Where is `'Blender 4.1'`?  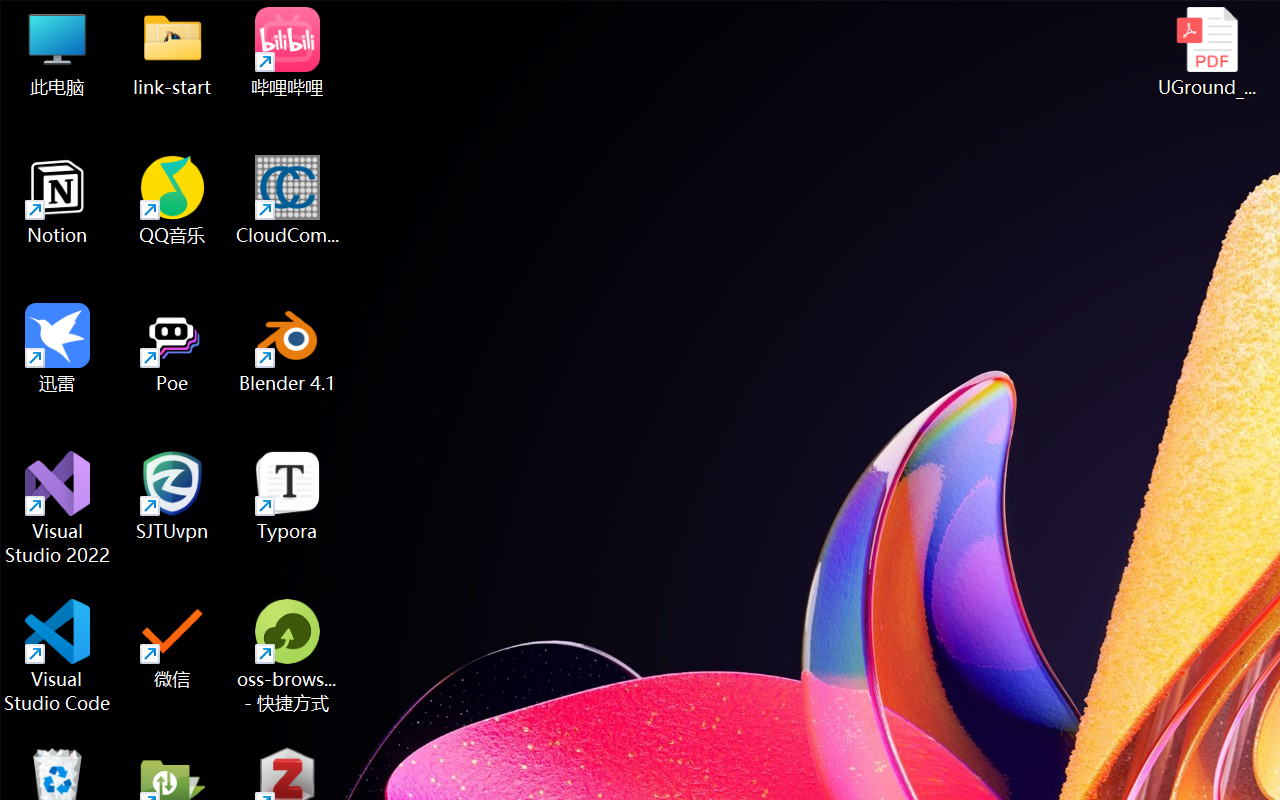 'Blender 4.1' is located at coordinates (287, 348).